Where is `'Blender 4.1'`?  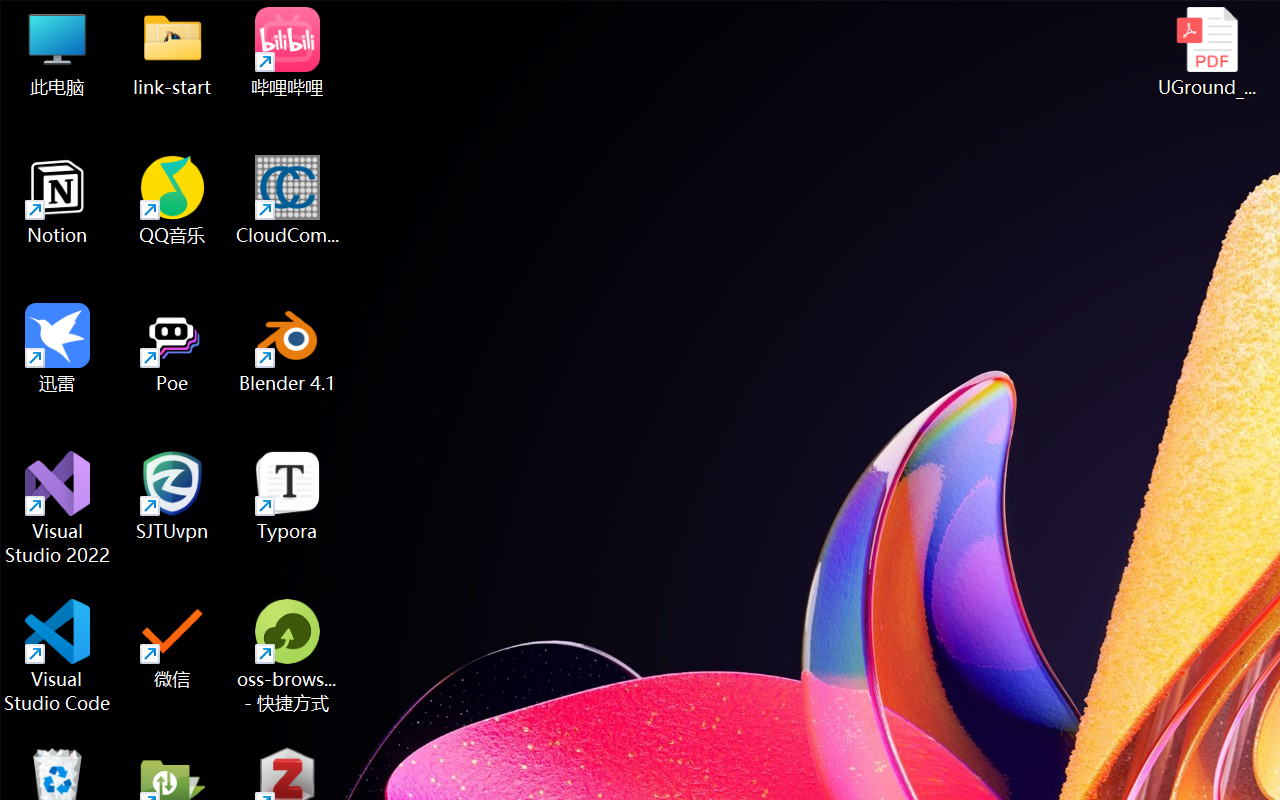 'Blender 4.1' is located at coordinates (287, 348).